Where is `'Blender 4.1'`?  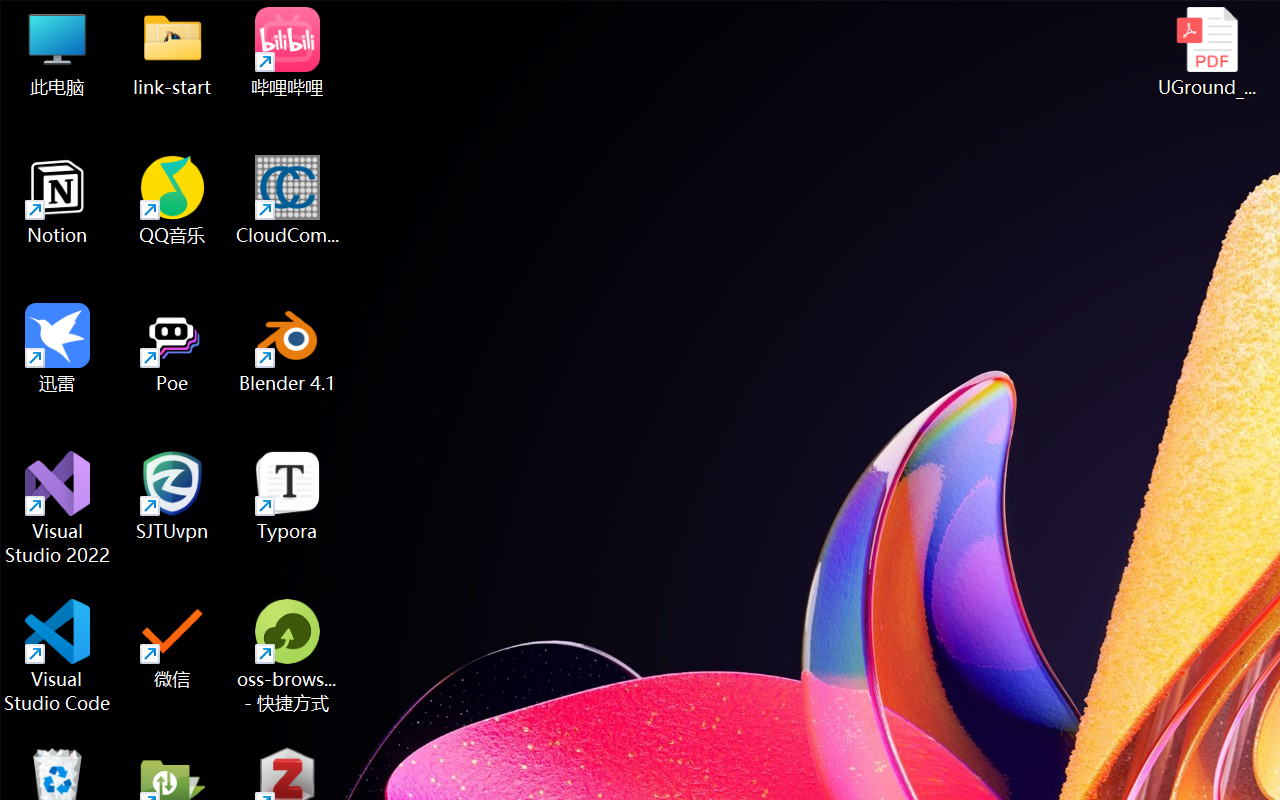 'Blender 4.1' is located at coordinates (287, 348).